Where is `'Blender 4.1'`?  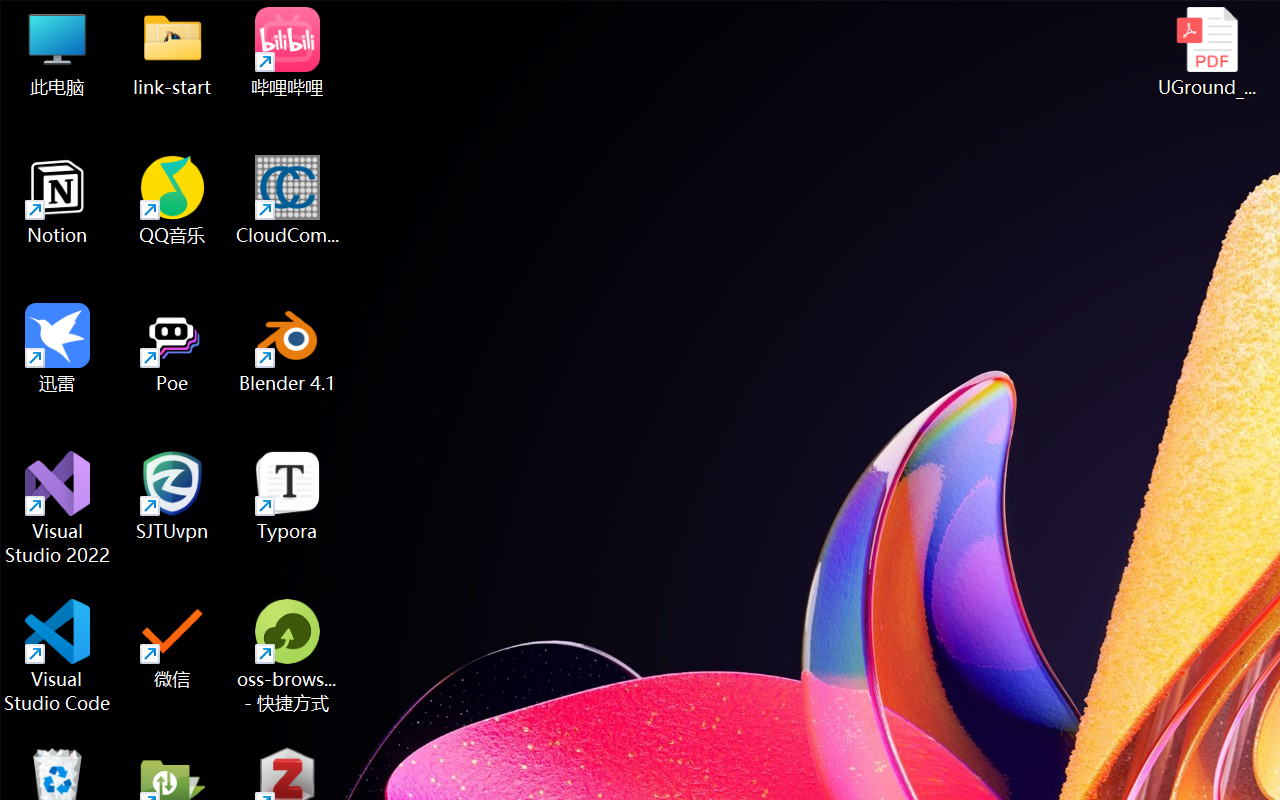 'Blender 4.1' is located at coordinates (287, 348).